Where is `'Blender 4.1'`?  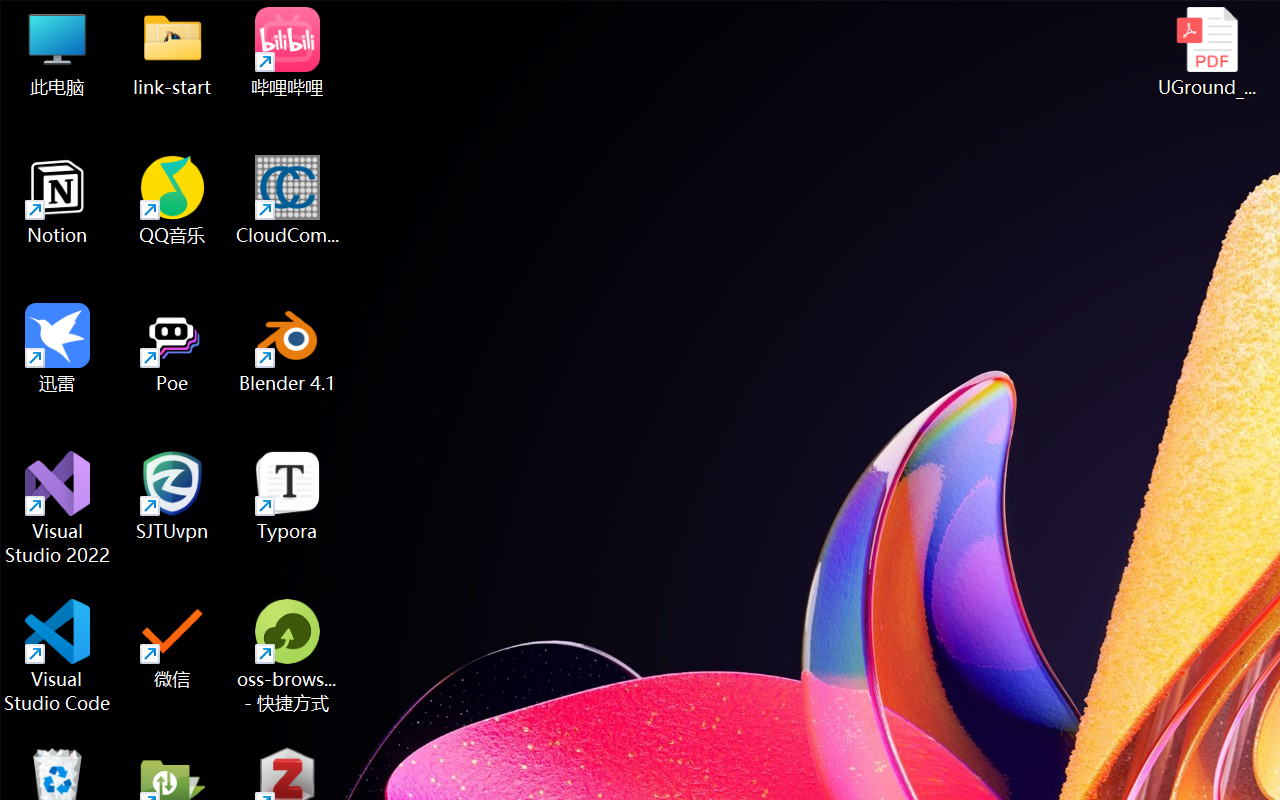 'Blender 4.1' is located at coordinates (287, 348).